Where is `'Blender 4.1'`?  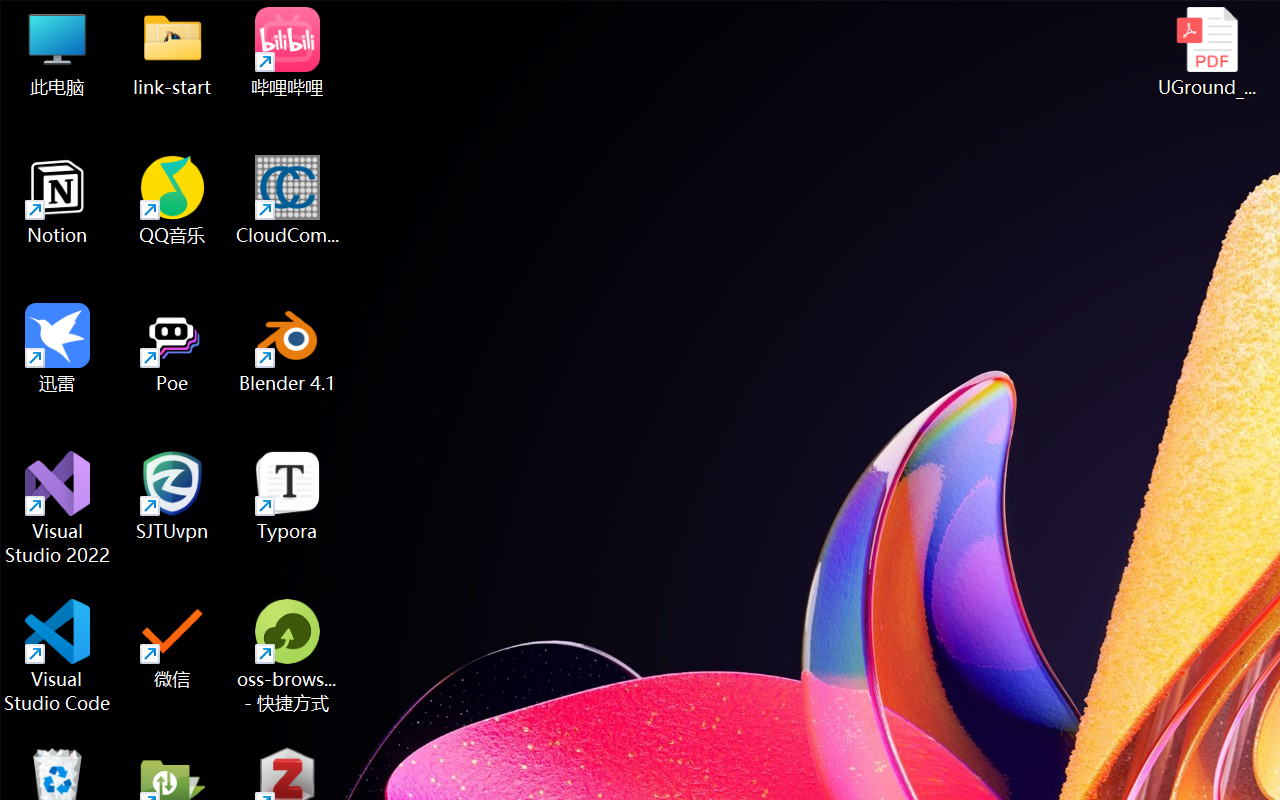 'Blender 4.1' is located at coordinates (287, 348).